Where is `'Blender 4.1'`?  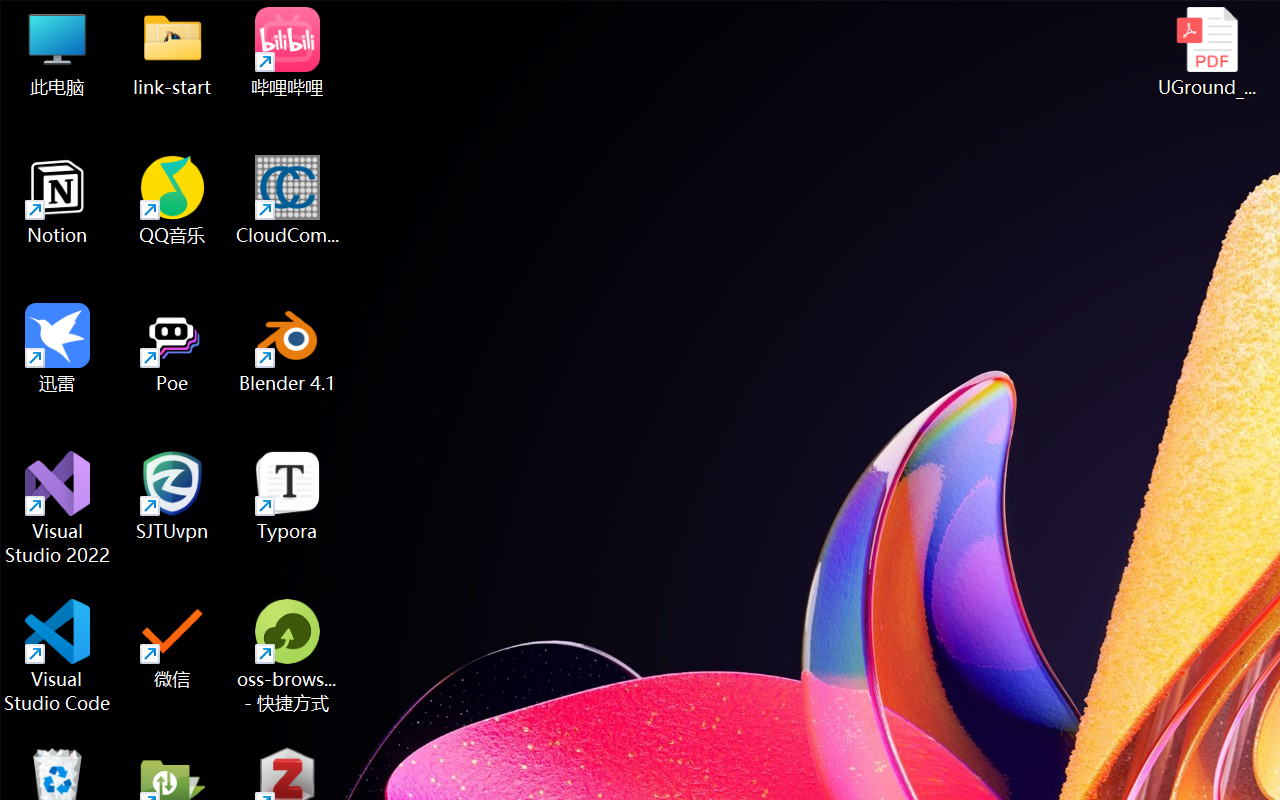 'Blender 4.1' is located at coordinates (287, 348).